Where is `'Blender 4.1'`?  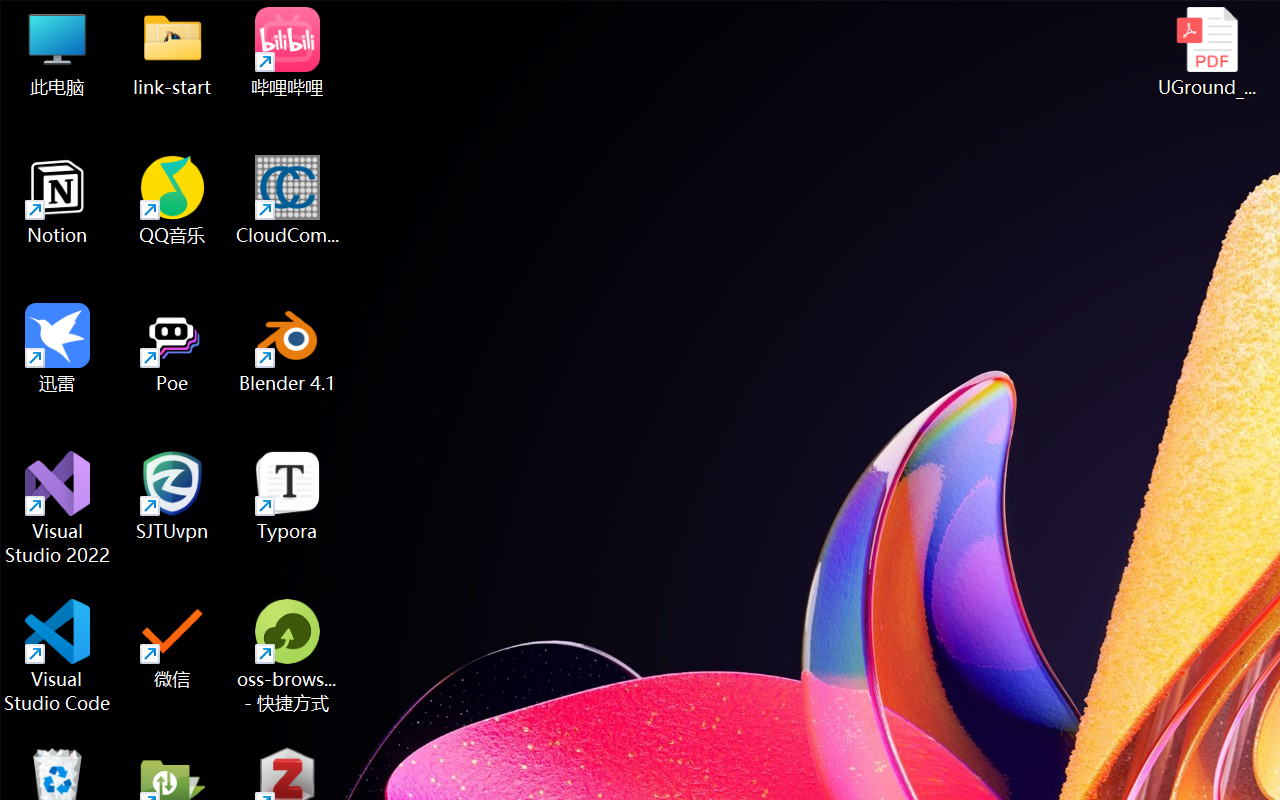 'Blender 4.1' is located at coordinates (287, 348).